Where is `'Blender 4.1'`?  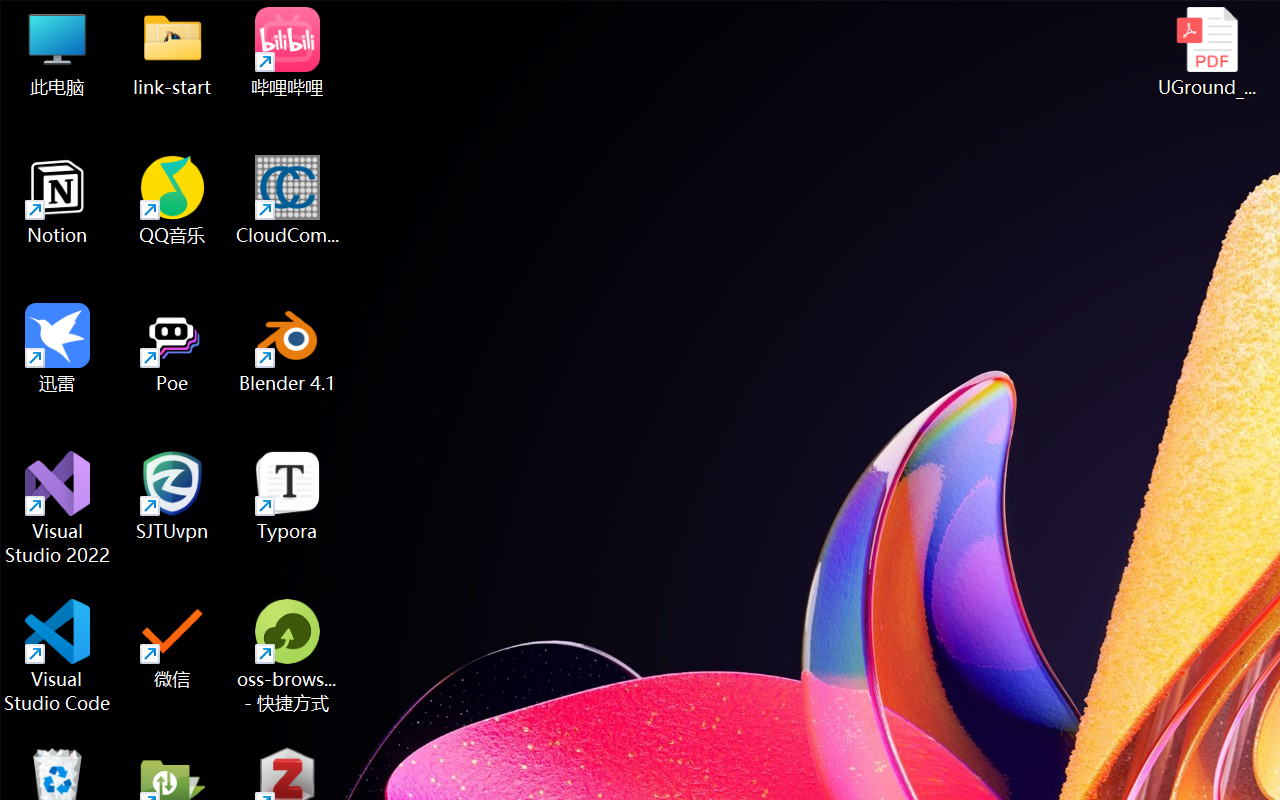 'Blender 4.1' is located at coordinates (287, 348).